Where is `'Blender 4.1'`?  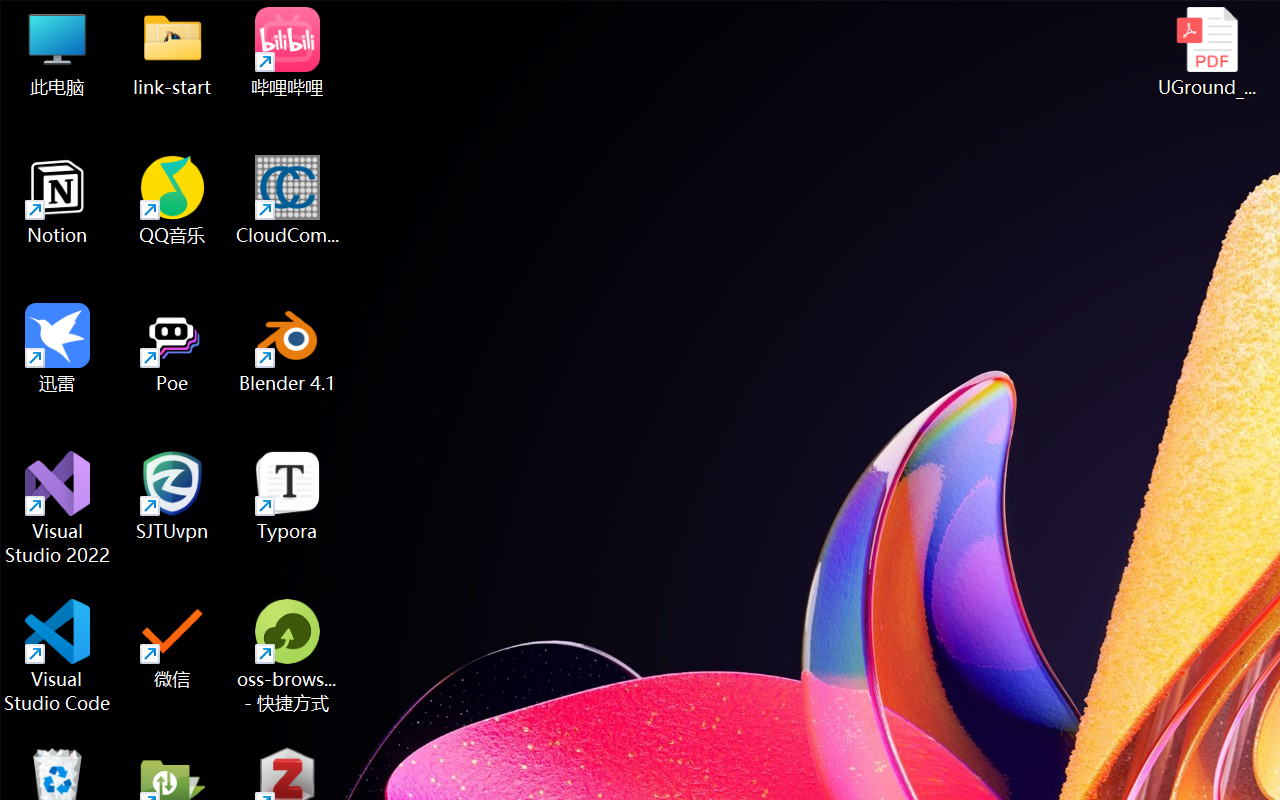 'Blender 4.1' is located at coordinates (287, 348).